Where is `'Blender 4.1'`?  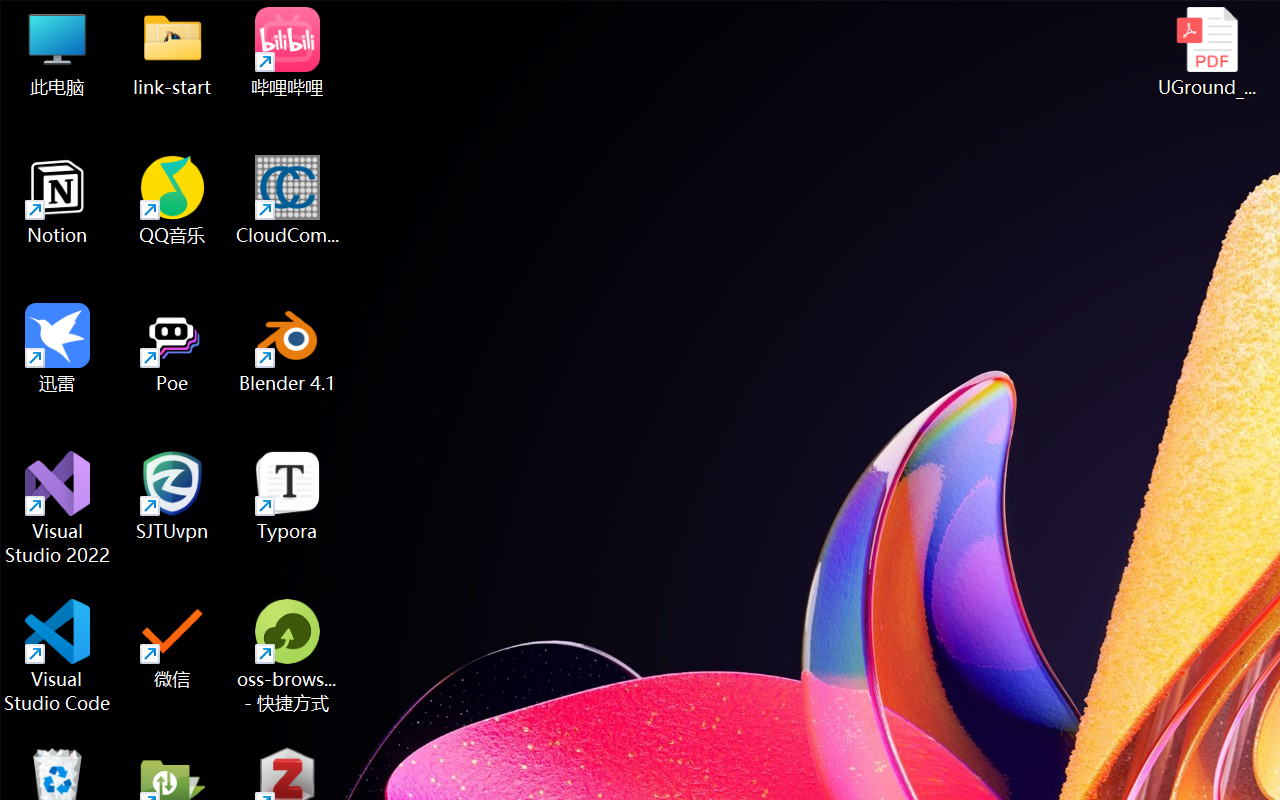 'Blender 4.1' is located at coordinates (287, 348).